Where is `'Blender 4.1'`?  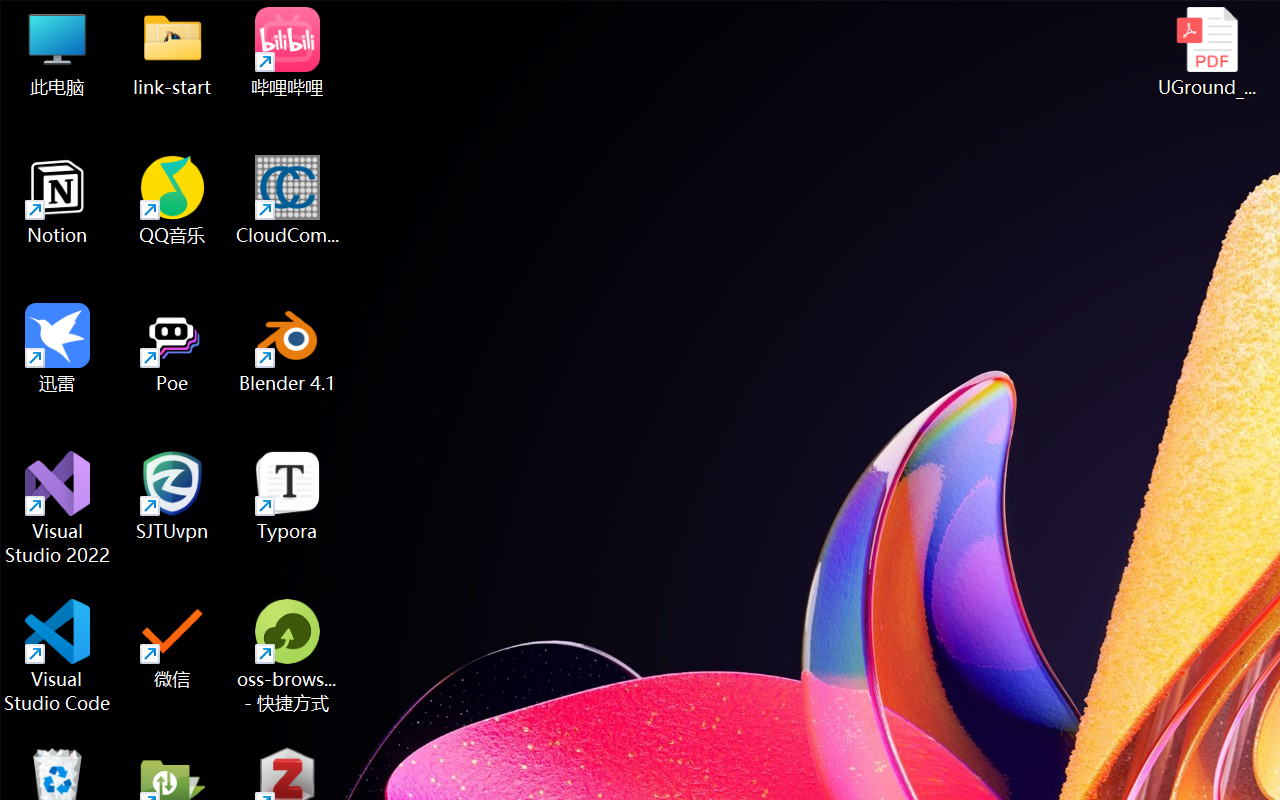 'Blender 4.1' is located at coordinates (287, 348).